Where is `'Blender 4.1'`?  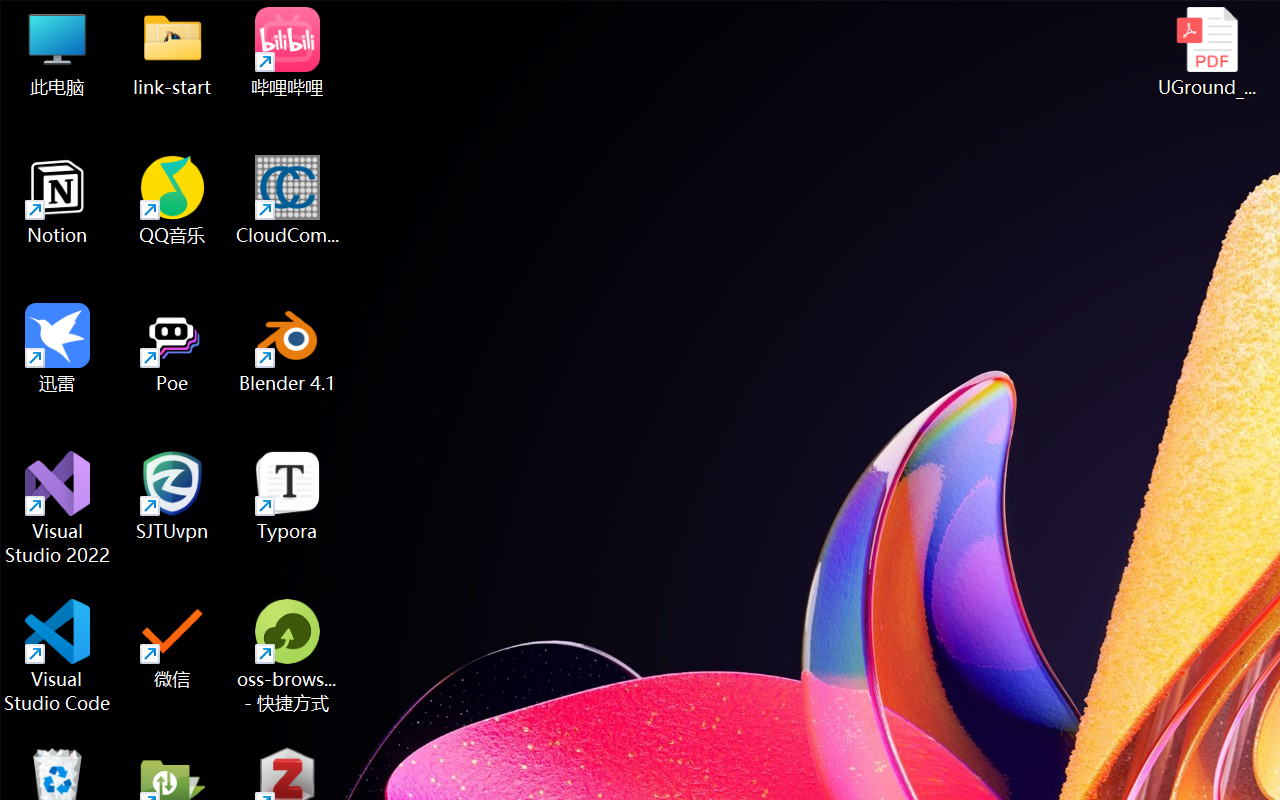 'Blender 4.1' is located at coordinates (287, 348).